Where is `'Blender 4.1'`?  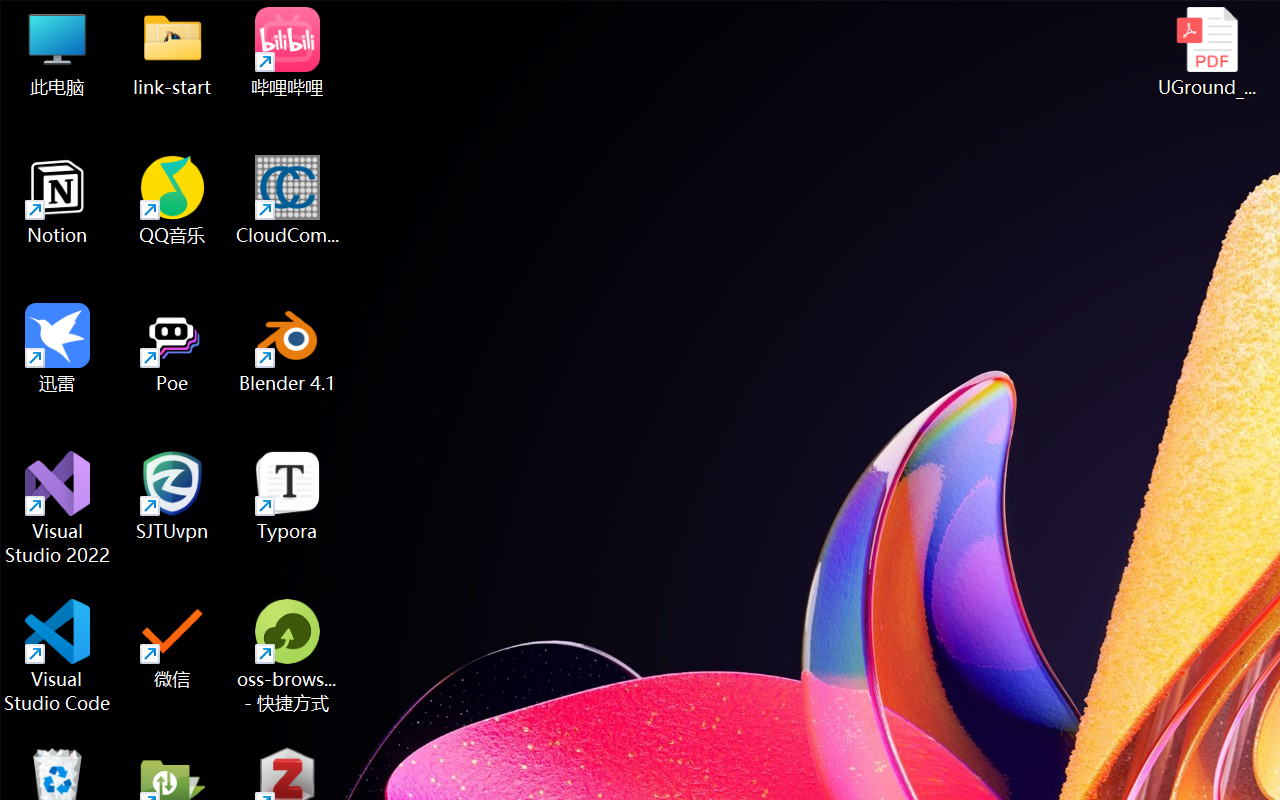 'Blender 4.1' is located at coordinates (287, 348).